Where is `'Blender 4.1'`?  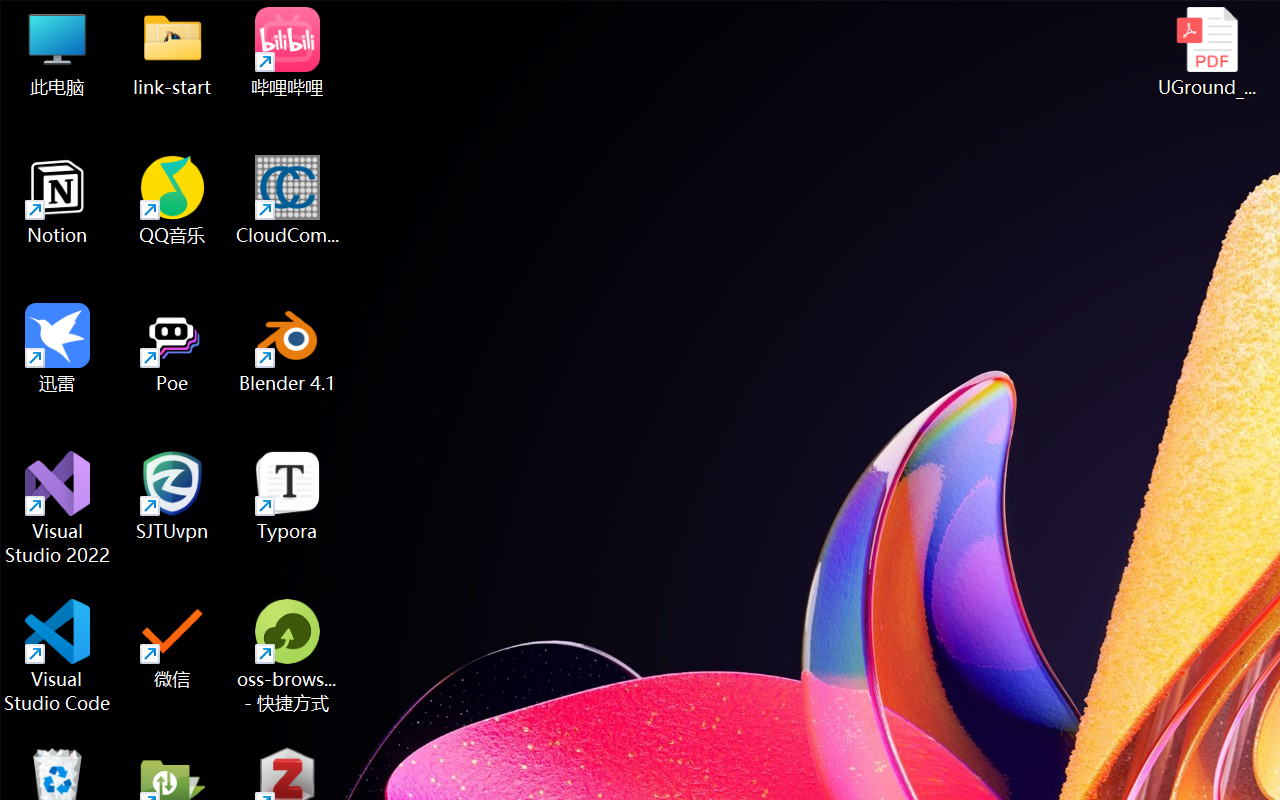 'Blender 4.1' is located at coordinates (287, 348).